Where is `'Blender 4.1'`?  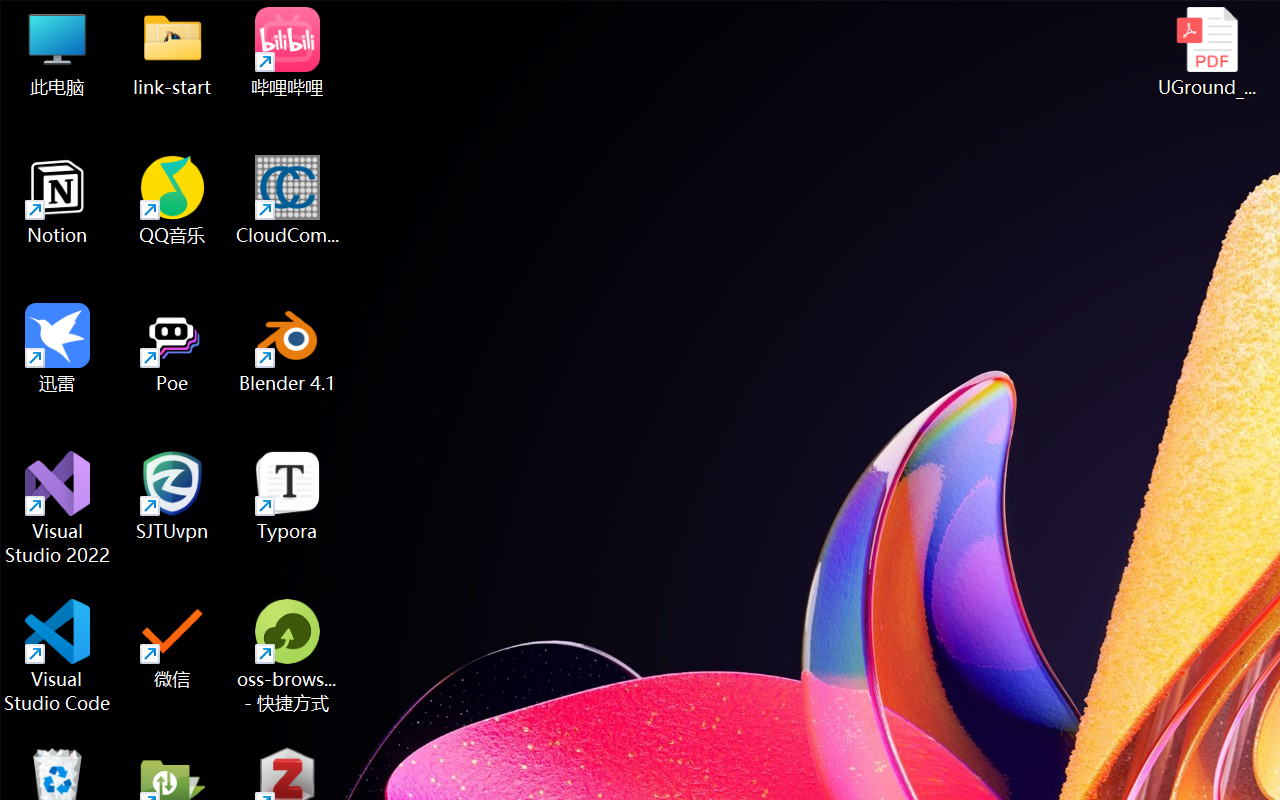 'Blender 4.1' is located at coordinates (287, 348).